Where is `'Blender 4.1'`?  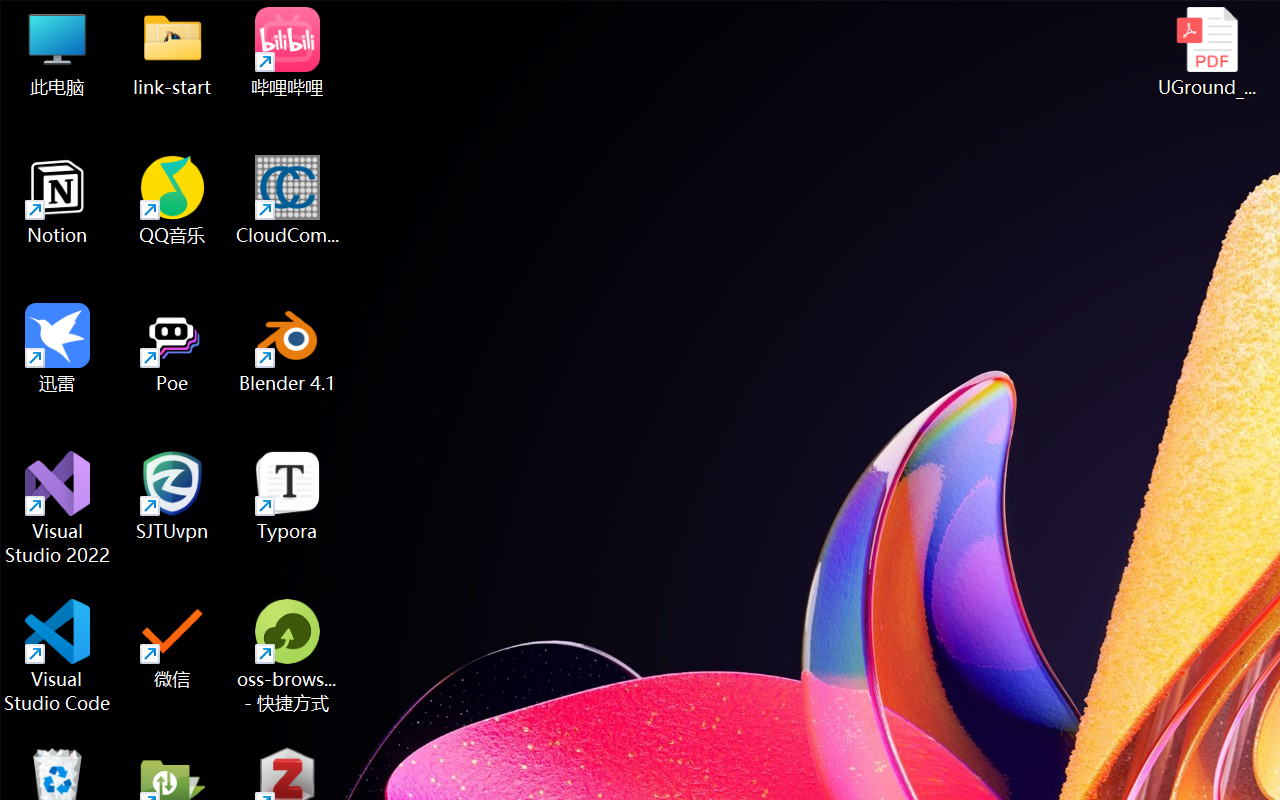 'Blender 4.1' is located at coordinates (287, 348).